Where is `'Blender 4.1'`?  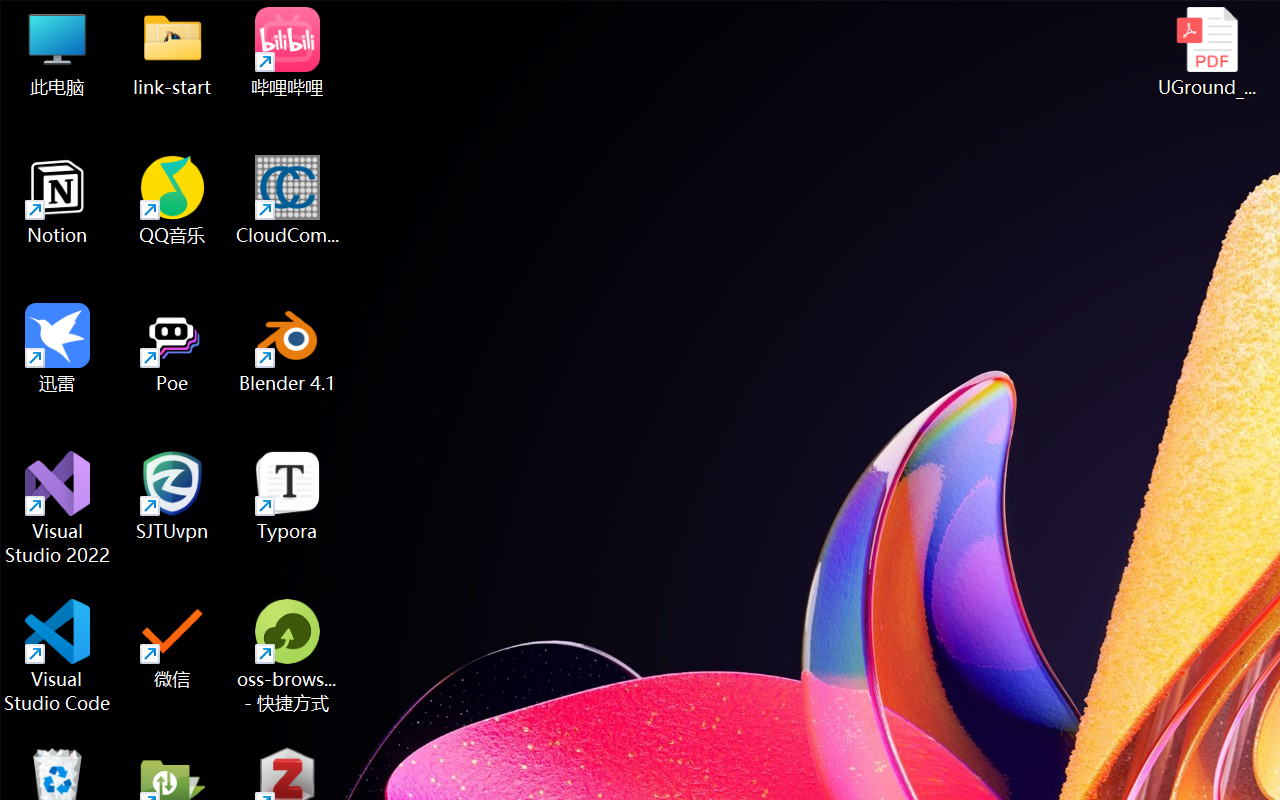 'Blender 4.1' is located at coordinates (287, 348).